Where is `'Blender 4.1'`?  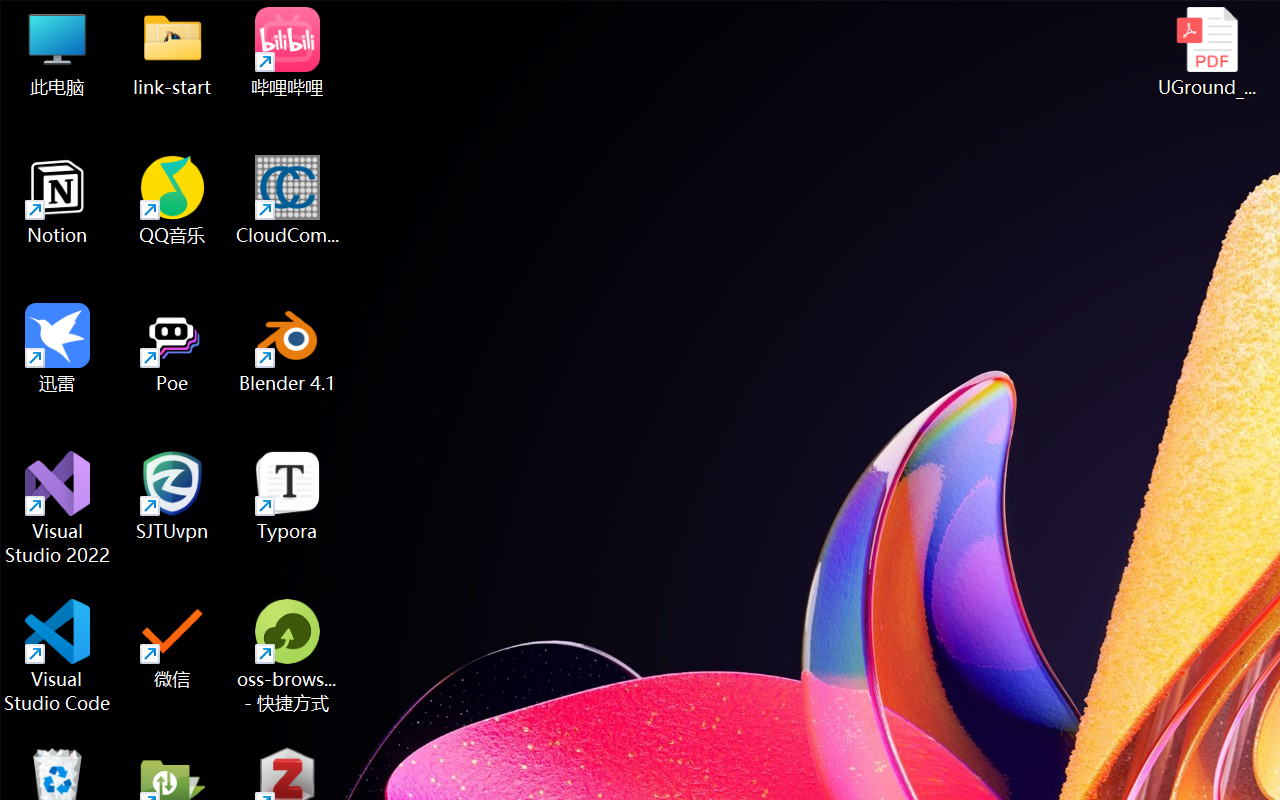 'Blender 4.1' is located at coordinates (287, 348).